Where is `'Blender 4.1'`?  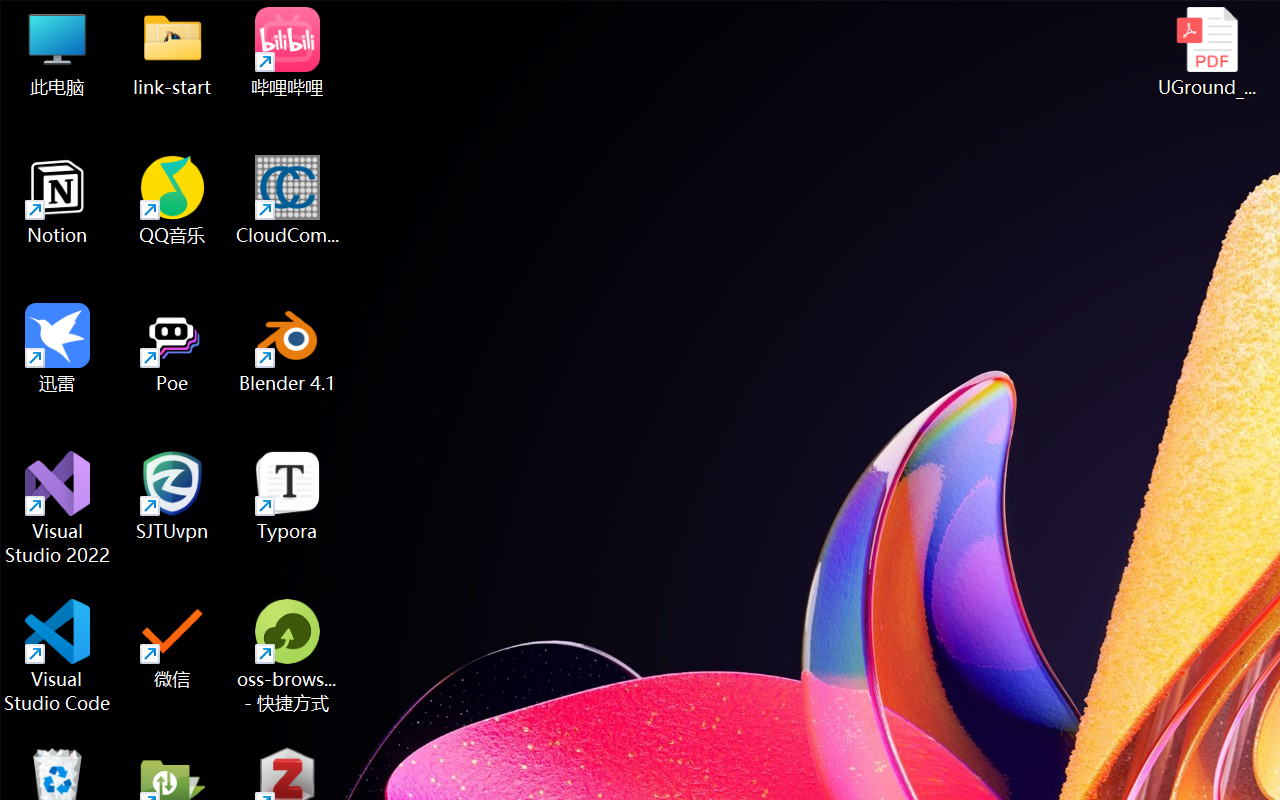 'Blender 4.1' is located at coordinates (287, 348).